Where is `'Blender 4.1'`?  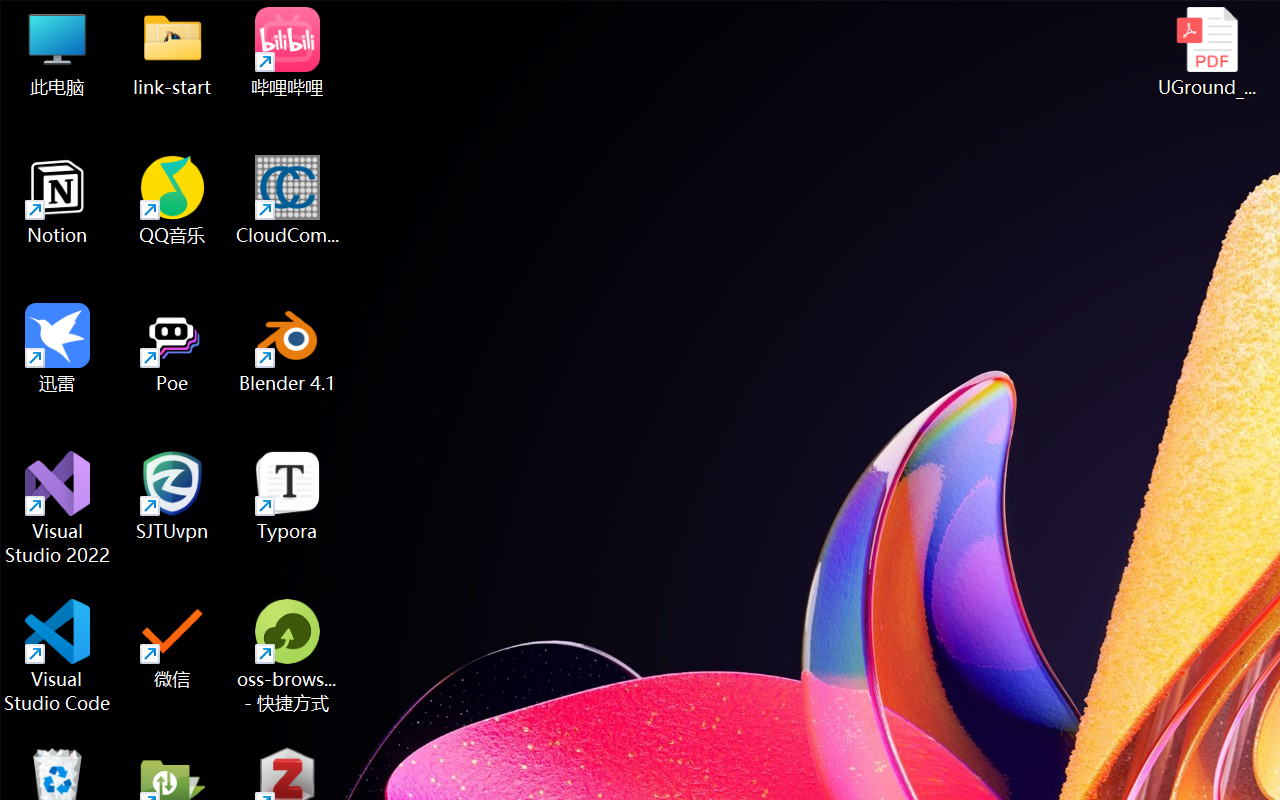 'Blender 4.1' is located at coordinates (287, 348).